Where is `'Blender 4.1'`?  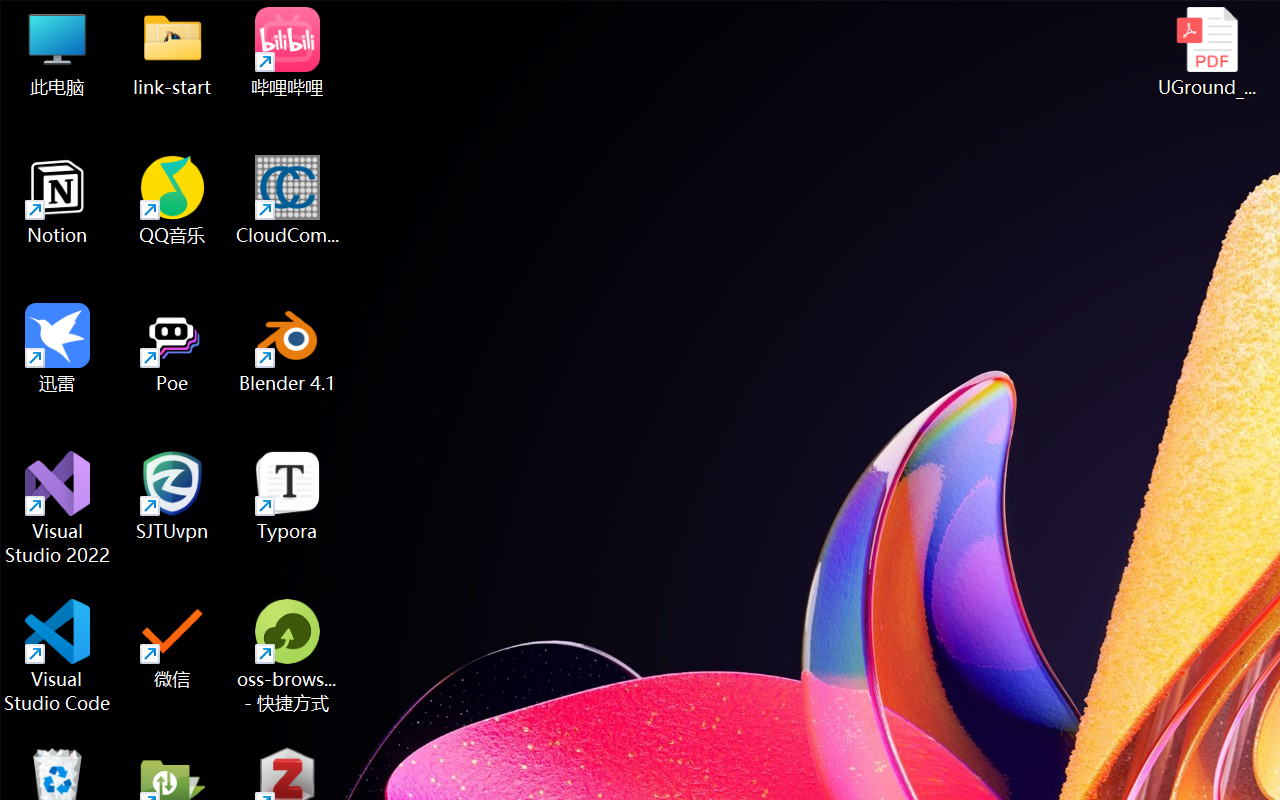 'Blender 4.1' is located at coordinates (287, 348).